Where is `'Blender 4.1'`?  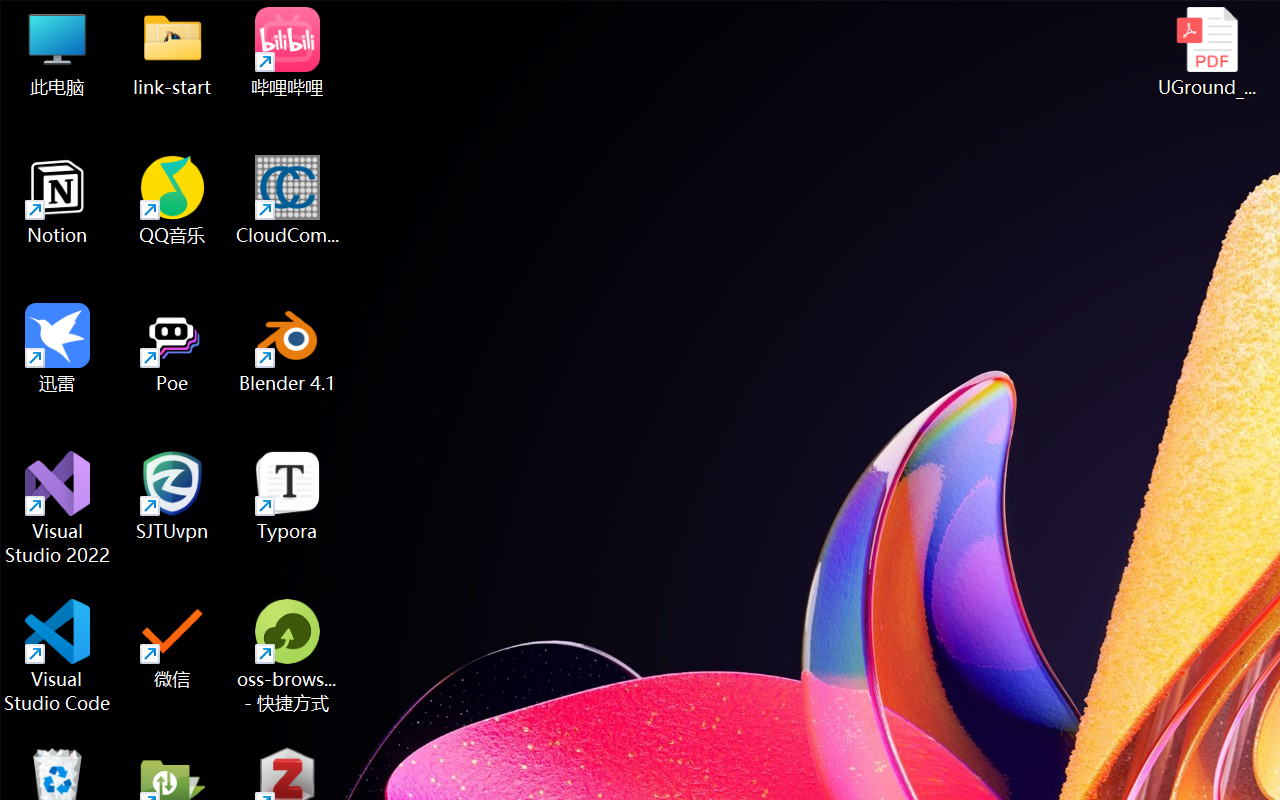 'Blender 4.1' is located at coordinates (287, 348).